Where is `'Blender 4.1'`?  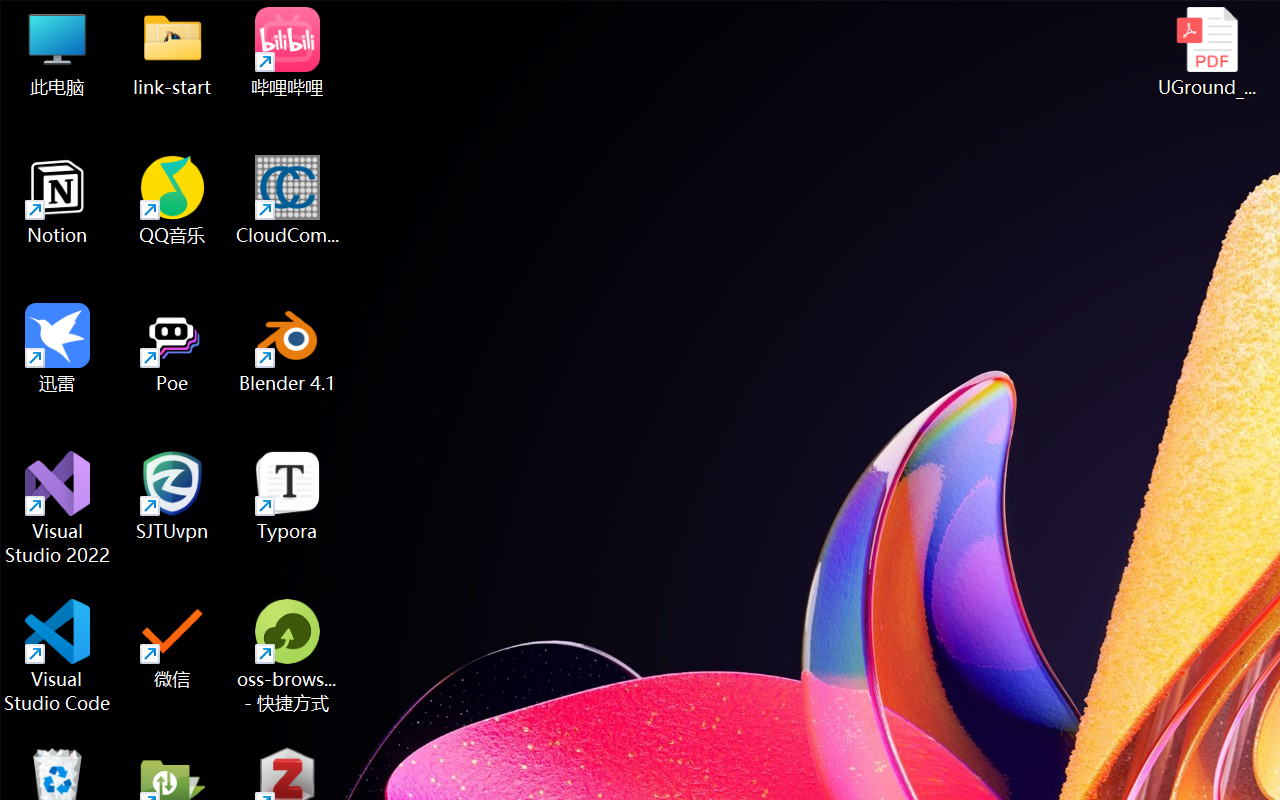 'Blender 4.1' is located at coordinates (287, 348).